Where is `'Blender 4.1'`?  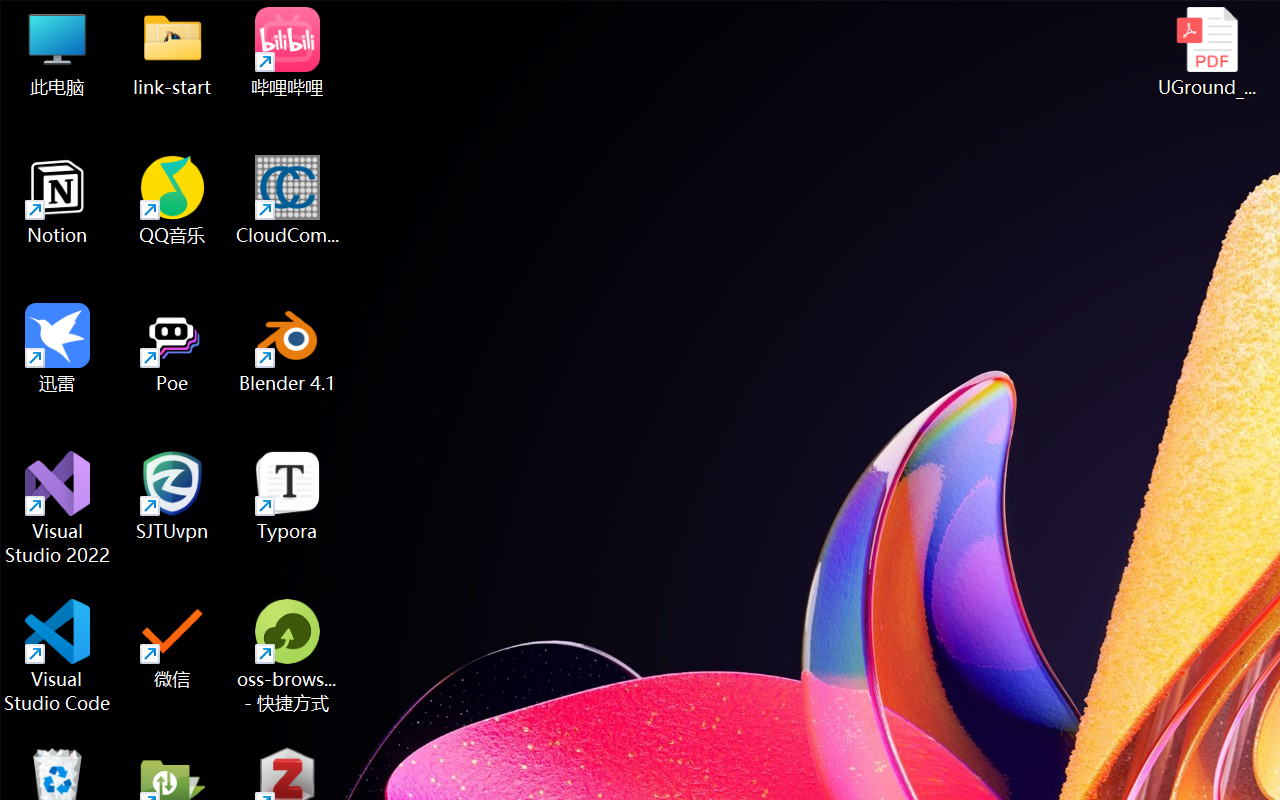 'Blender 4.1' is located at coordinates (287, 348).